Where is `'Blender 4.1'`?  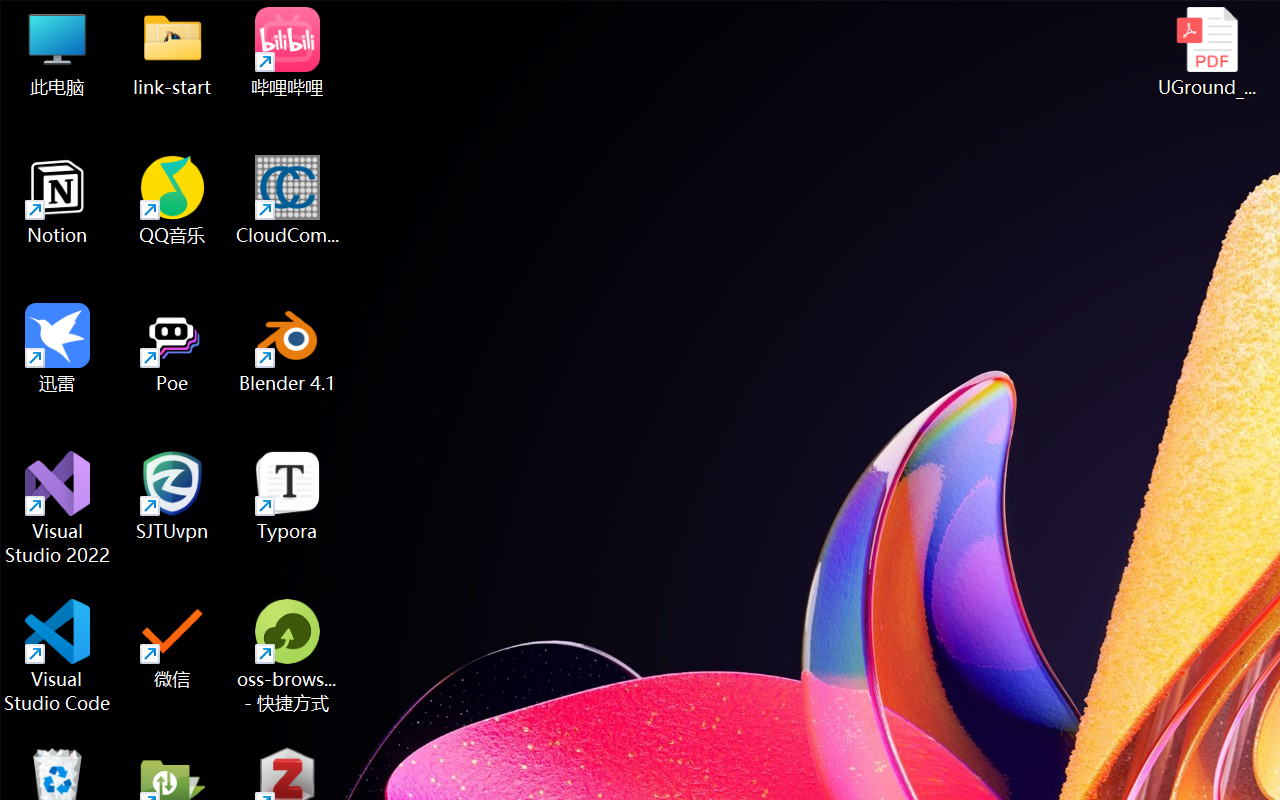 'Blender 4.1' is located at coordinates (287, 348).